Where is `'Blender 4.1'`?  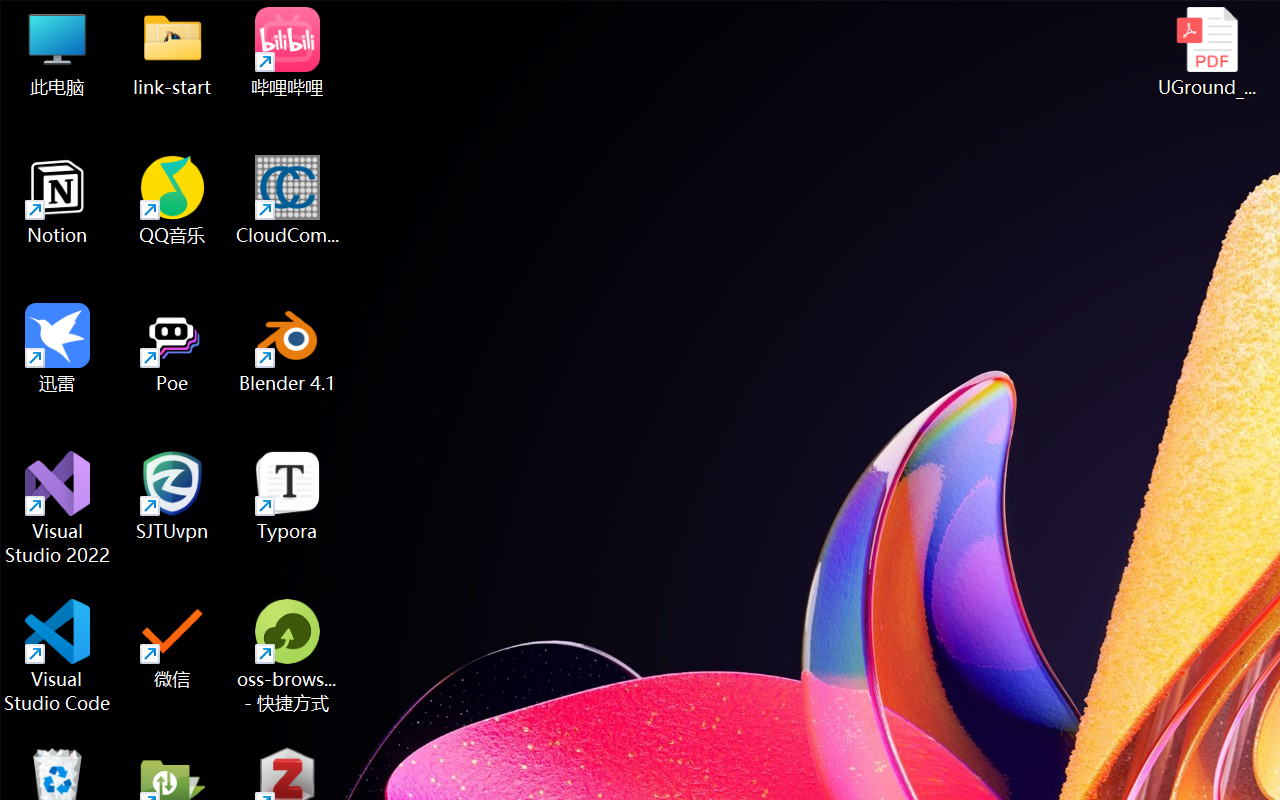 'Blender 4.1' is located at coordinates (287, 348).